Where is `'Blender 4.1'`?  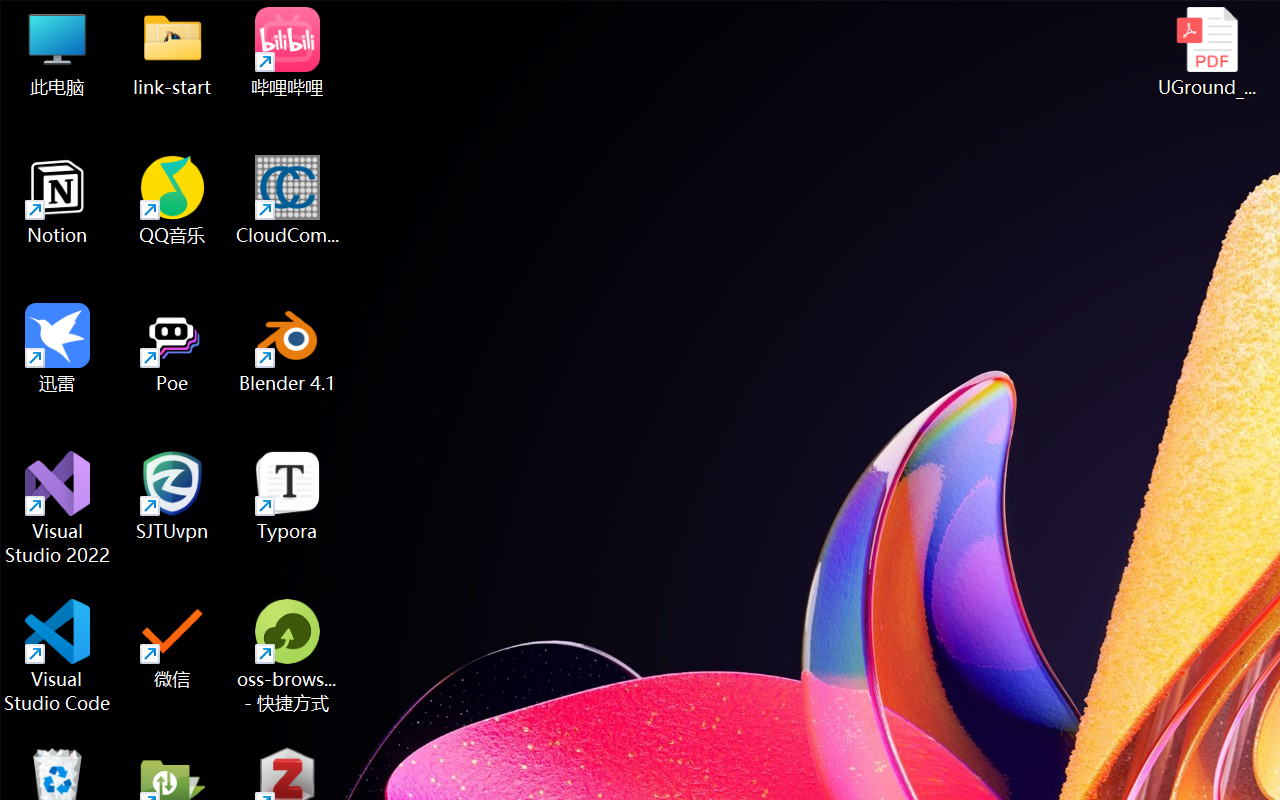 'Blender 4.1' is located at coordinates (287, 348).